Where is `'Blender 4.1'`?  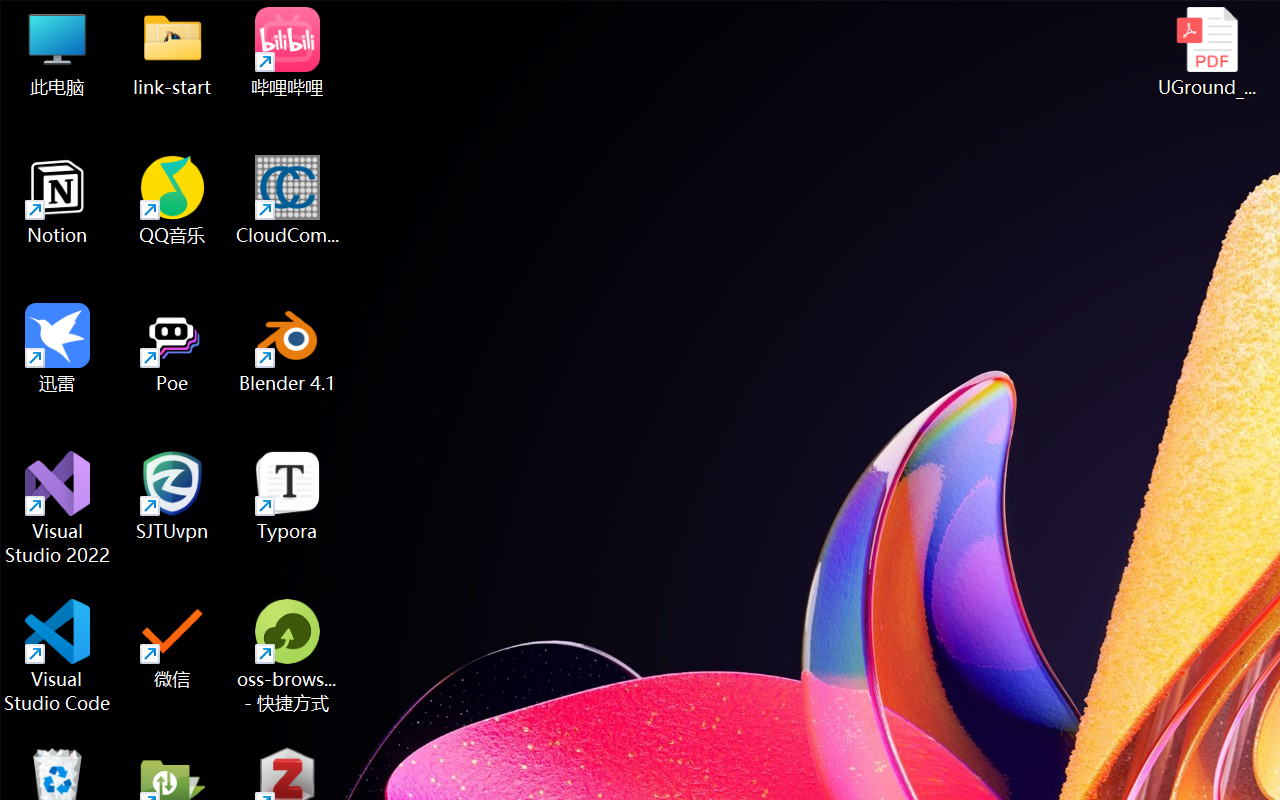 'Blender 4.1' is located at coordinates (287, 348).